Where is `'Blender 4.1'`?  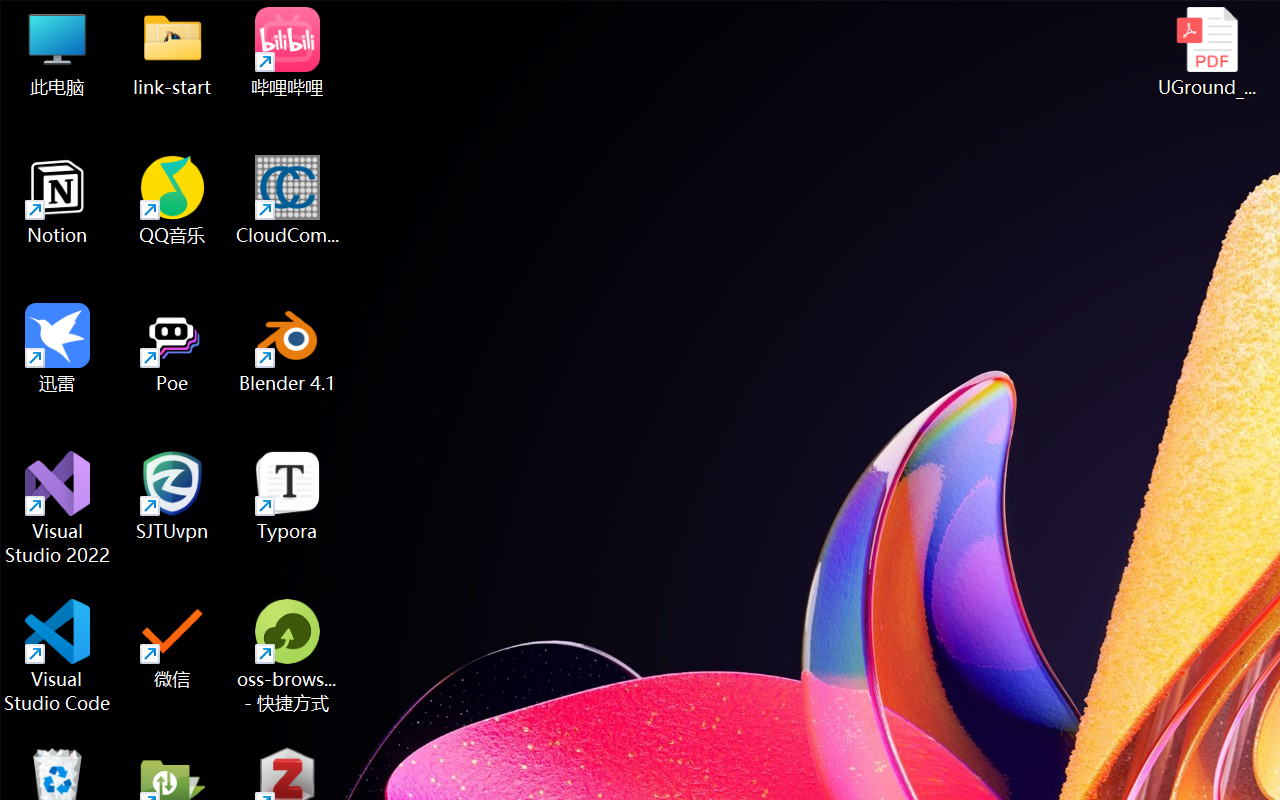 'Blender 4.1' is located at coordinates (287, 348).